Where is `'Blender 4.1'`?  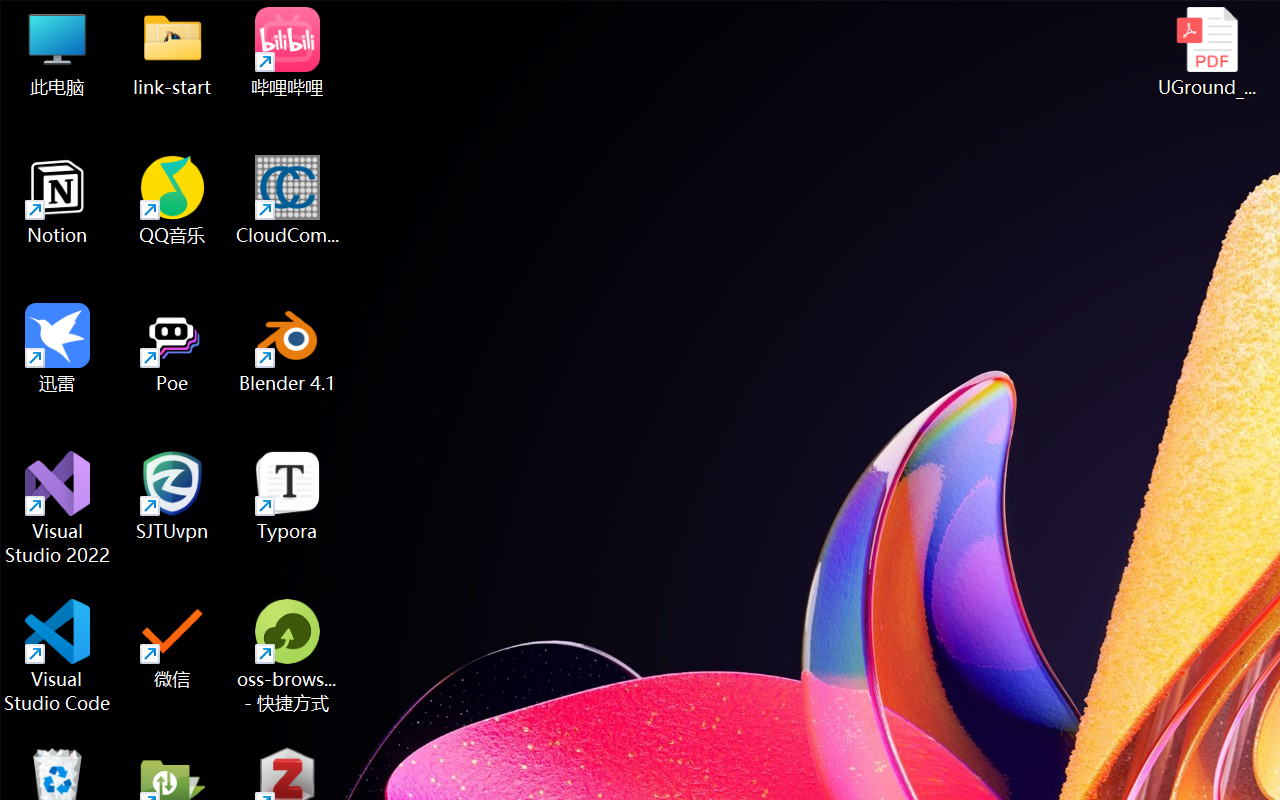 'Blender 4.1' is located at coordinates (287, 348).